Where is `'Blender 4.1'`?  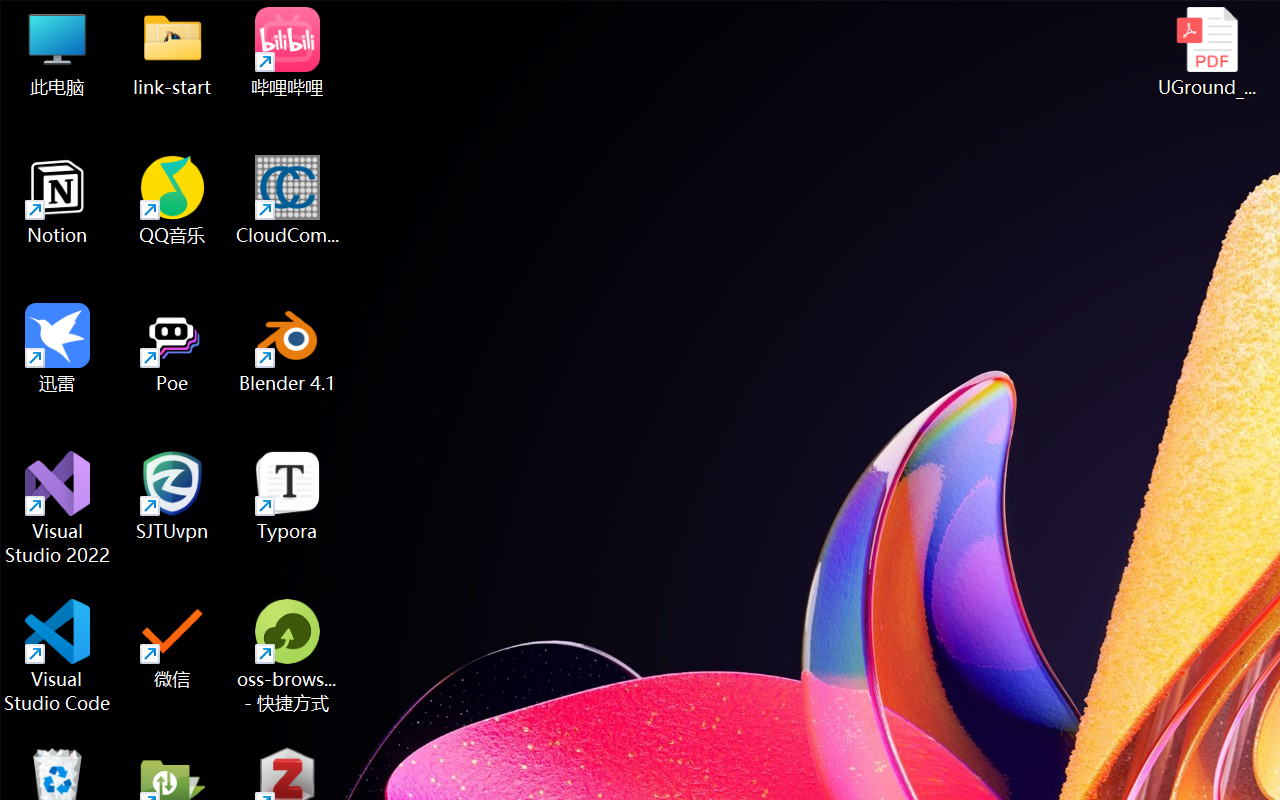 'Blender 4.1' is located at coordinates (287, 348).